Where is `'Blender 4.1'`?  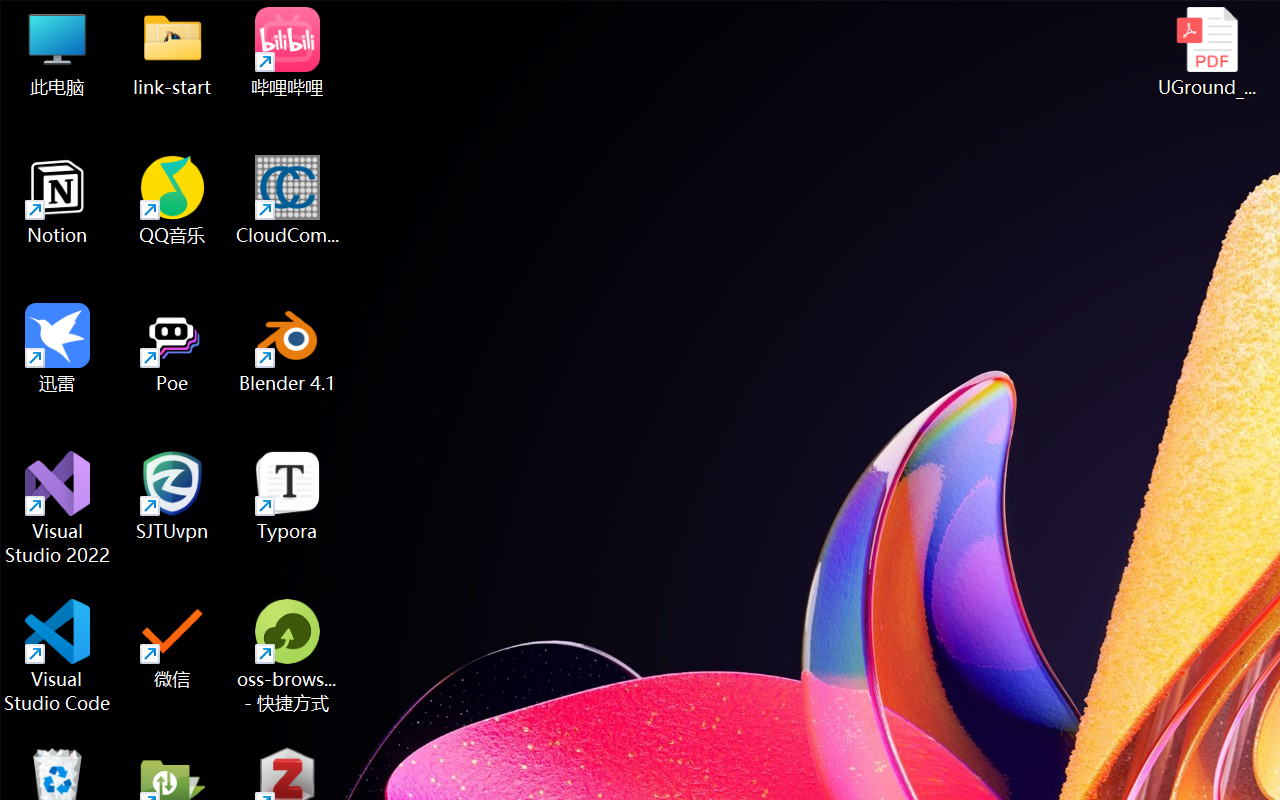 'Blender 4.1' is located at coordinates (287, 348).